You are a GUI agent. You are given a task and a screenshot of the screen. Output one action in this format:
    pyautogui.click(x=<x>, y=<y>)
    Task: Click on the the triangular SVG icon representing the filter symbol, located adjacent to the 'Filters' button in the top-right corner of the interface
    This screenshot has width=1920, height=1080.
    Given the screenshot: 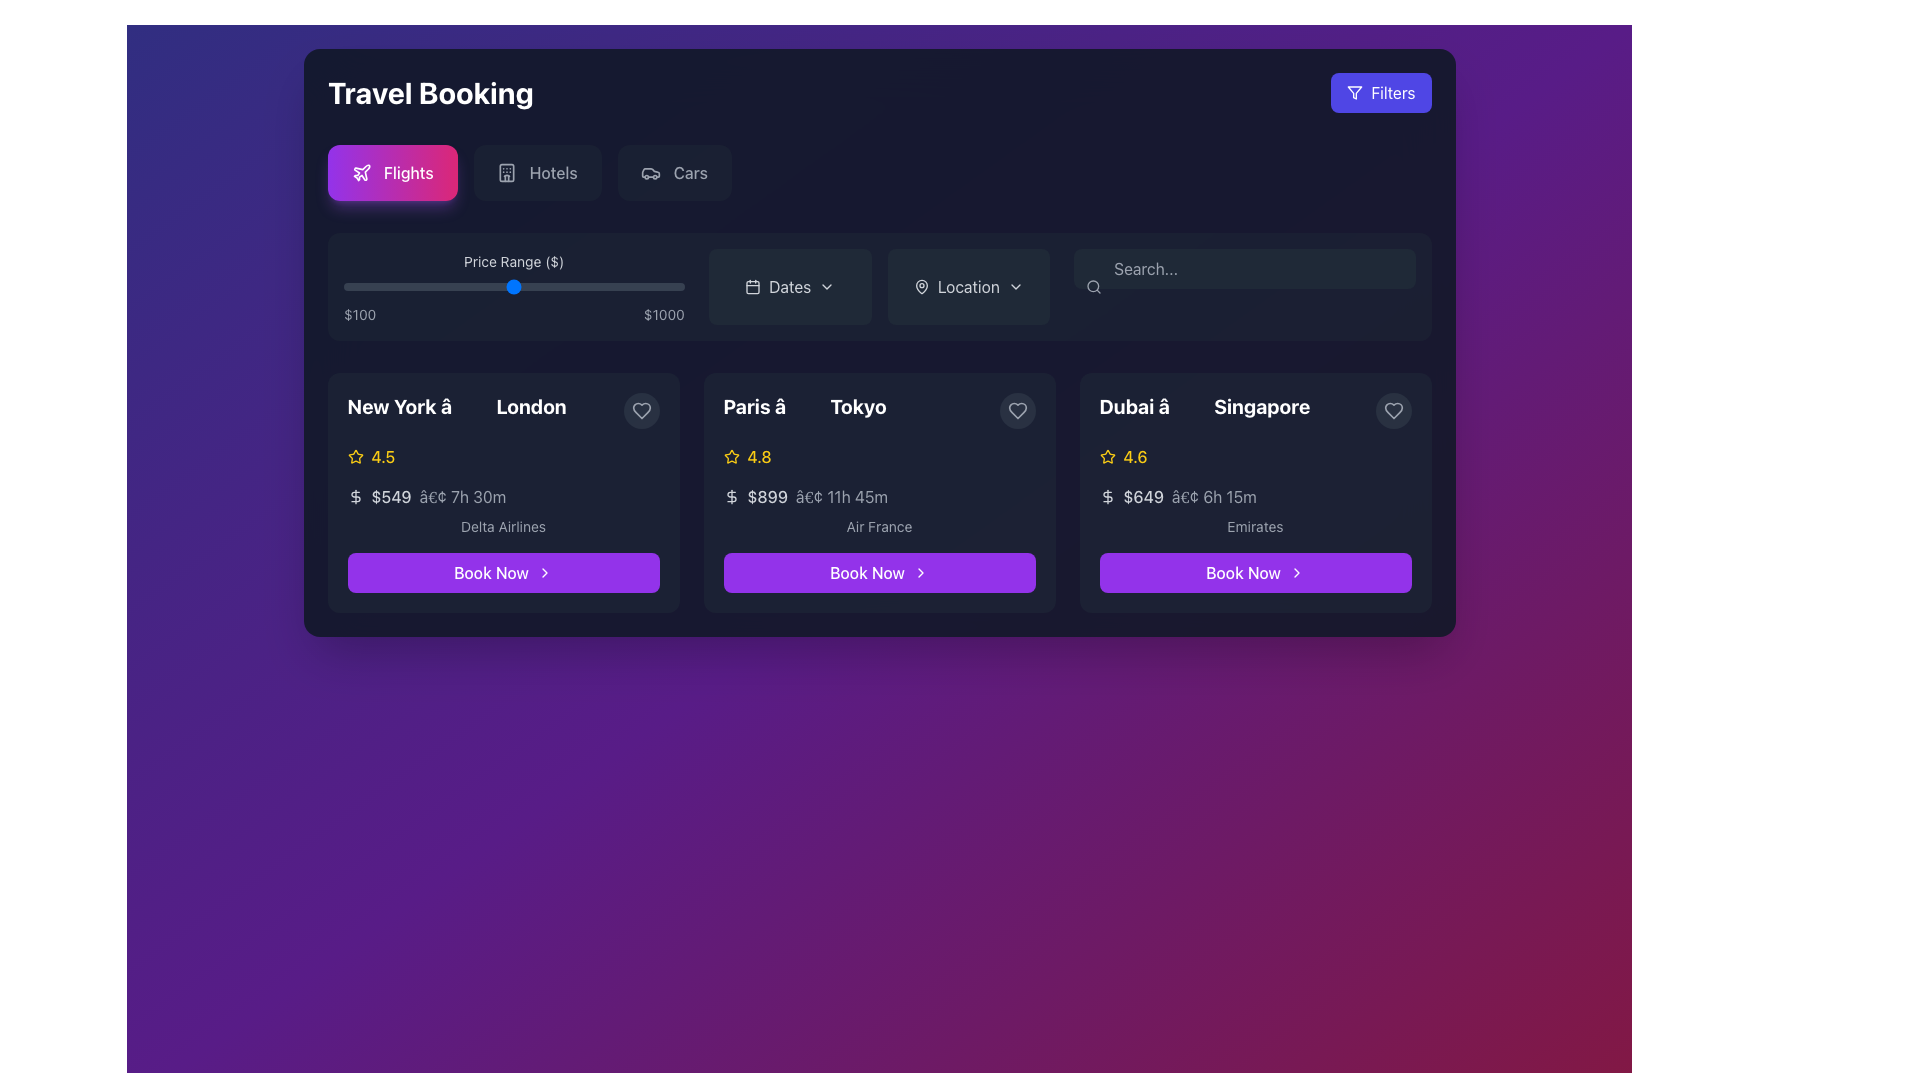 What is the action you would take?
    pyautogui.click(x=1355, y=92)
    